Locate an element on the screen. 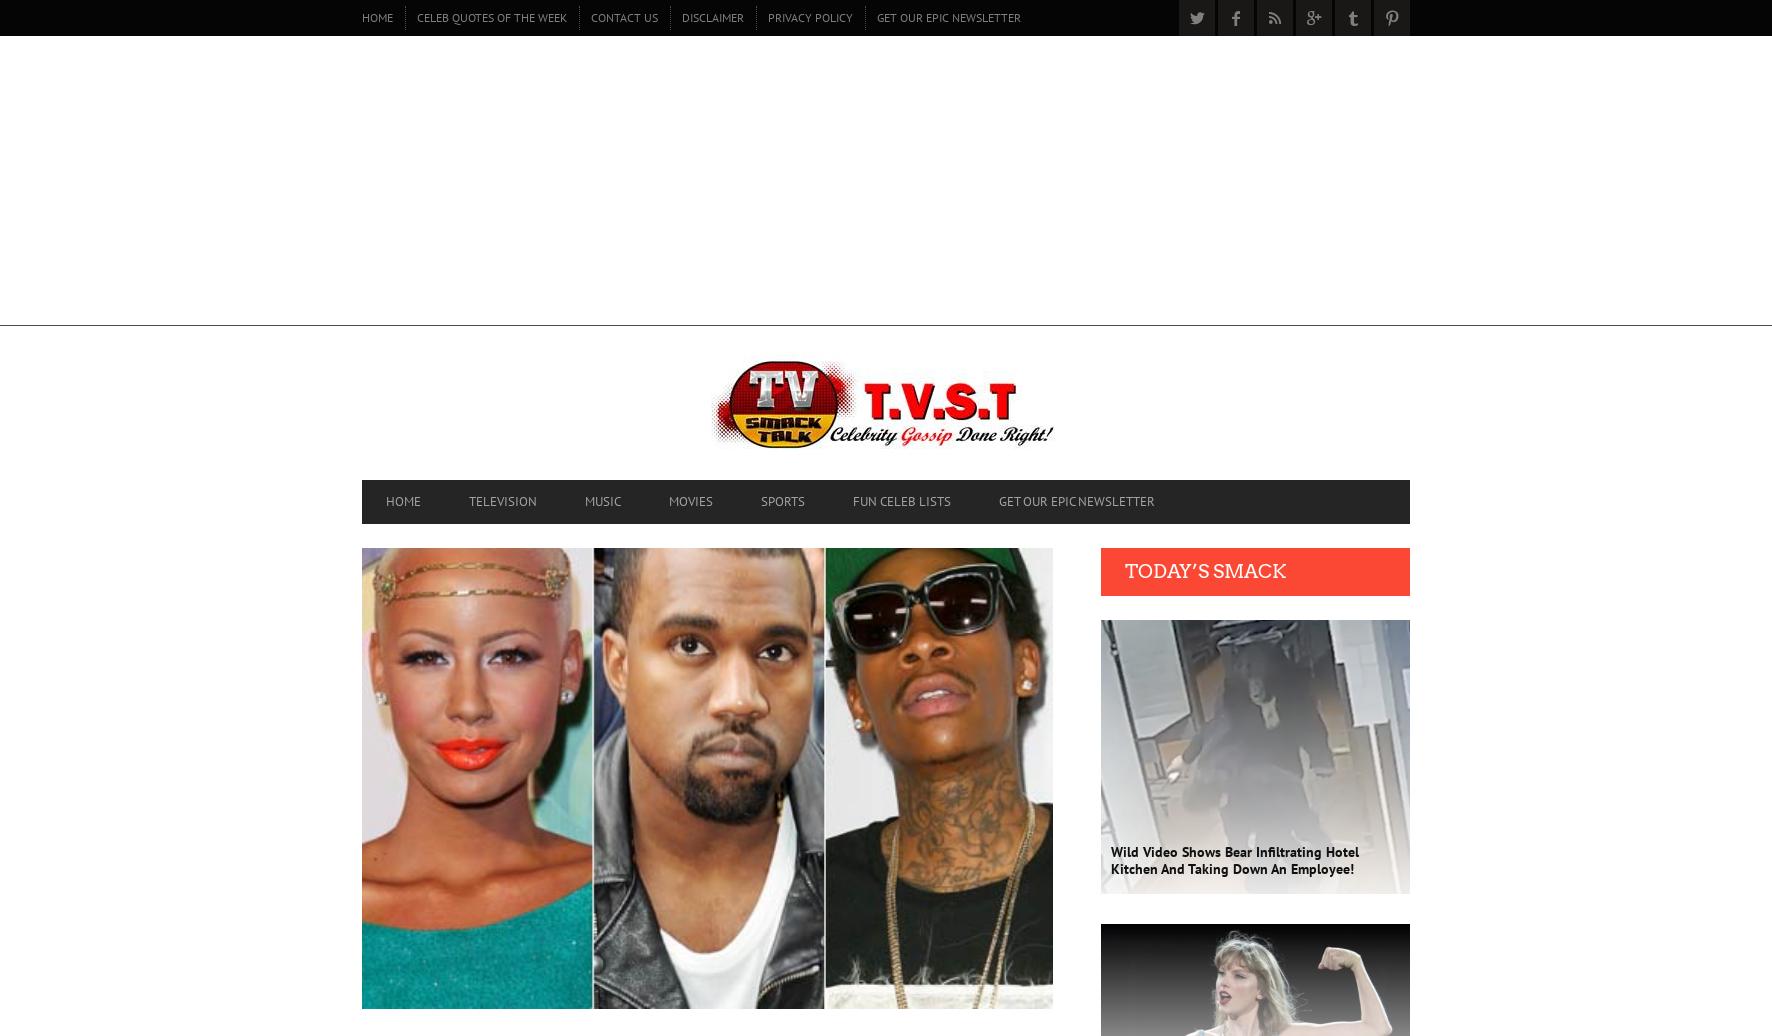 This screenshot has height=1036, width=1772. 'MOVIES' is located at coordinates (667, 500).